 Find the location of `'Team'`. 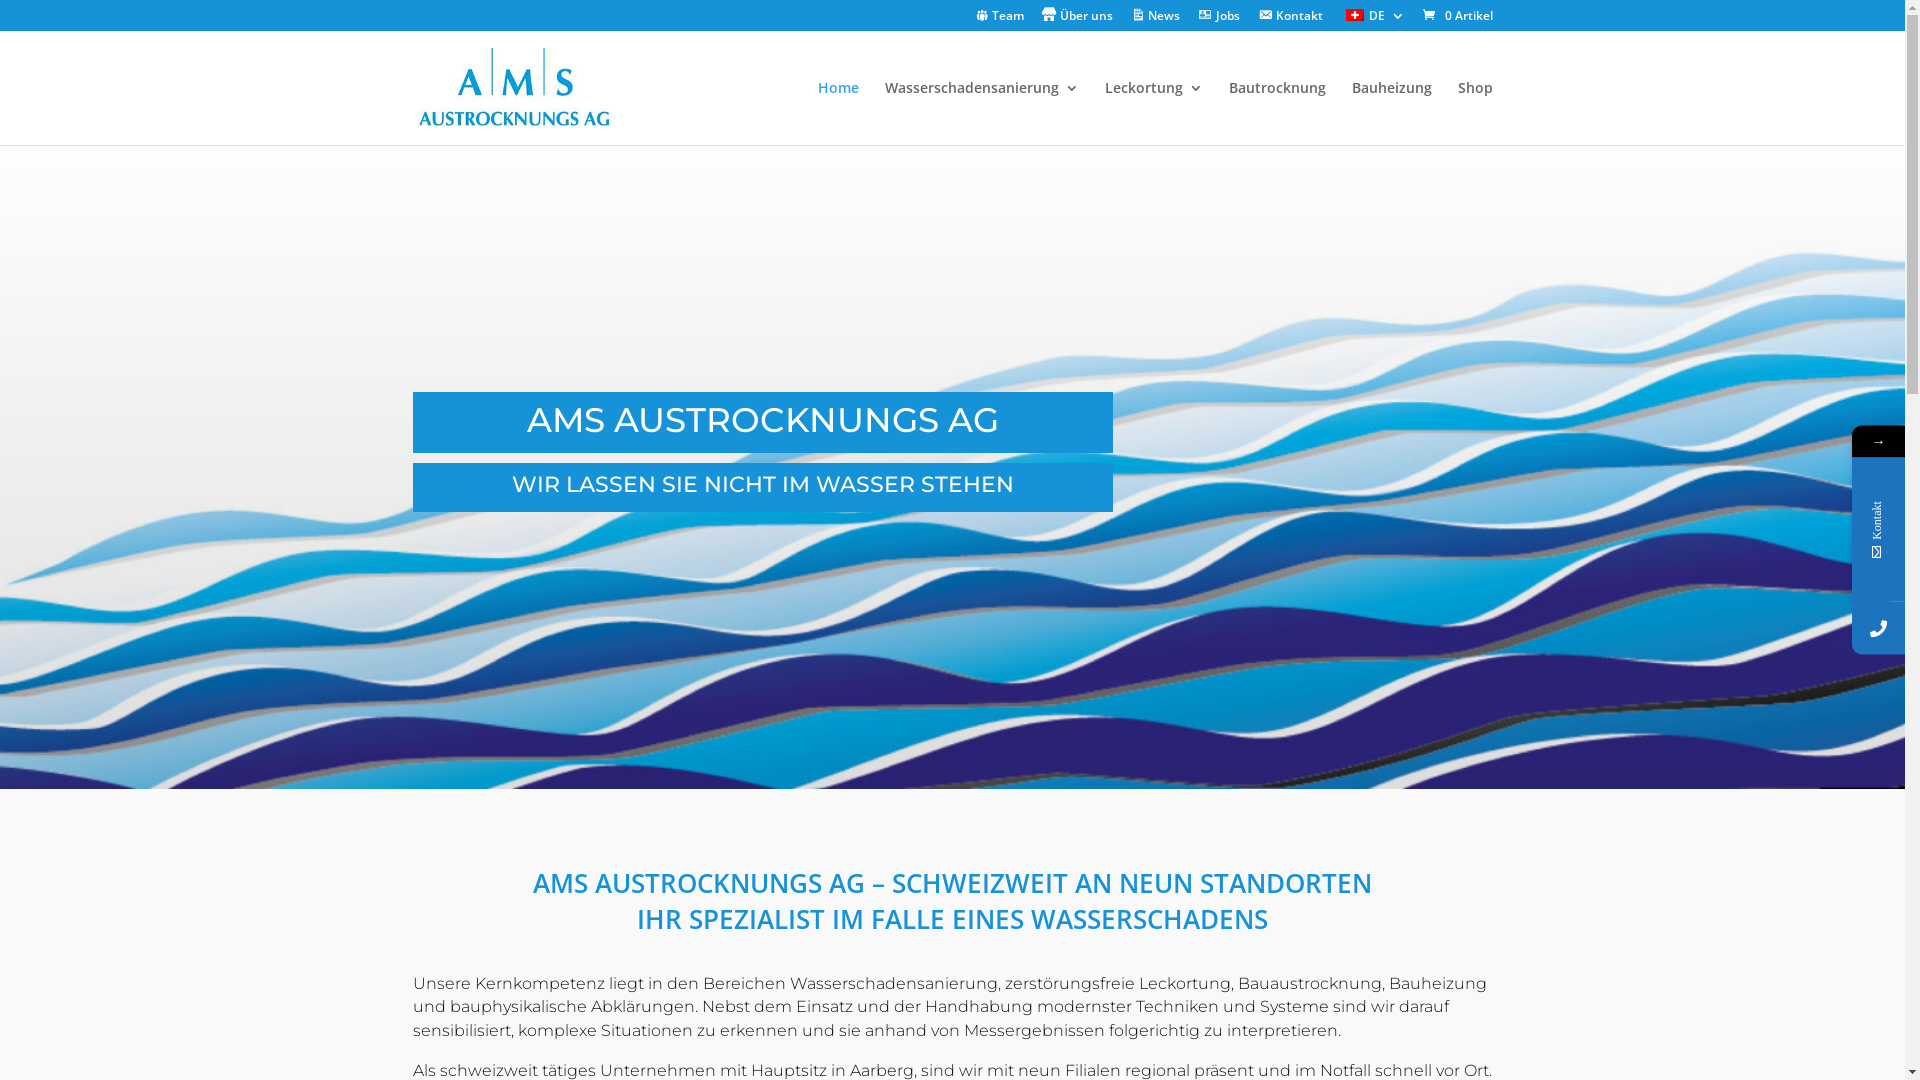

'Team' is located at coordinates (974, 20).